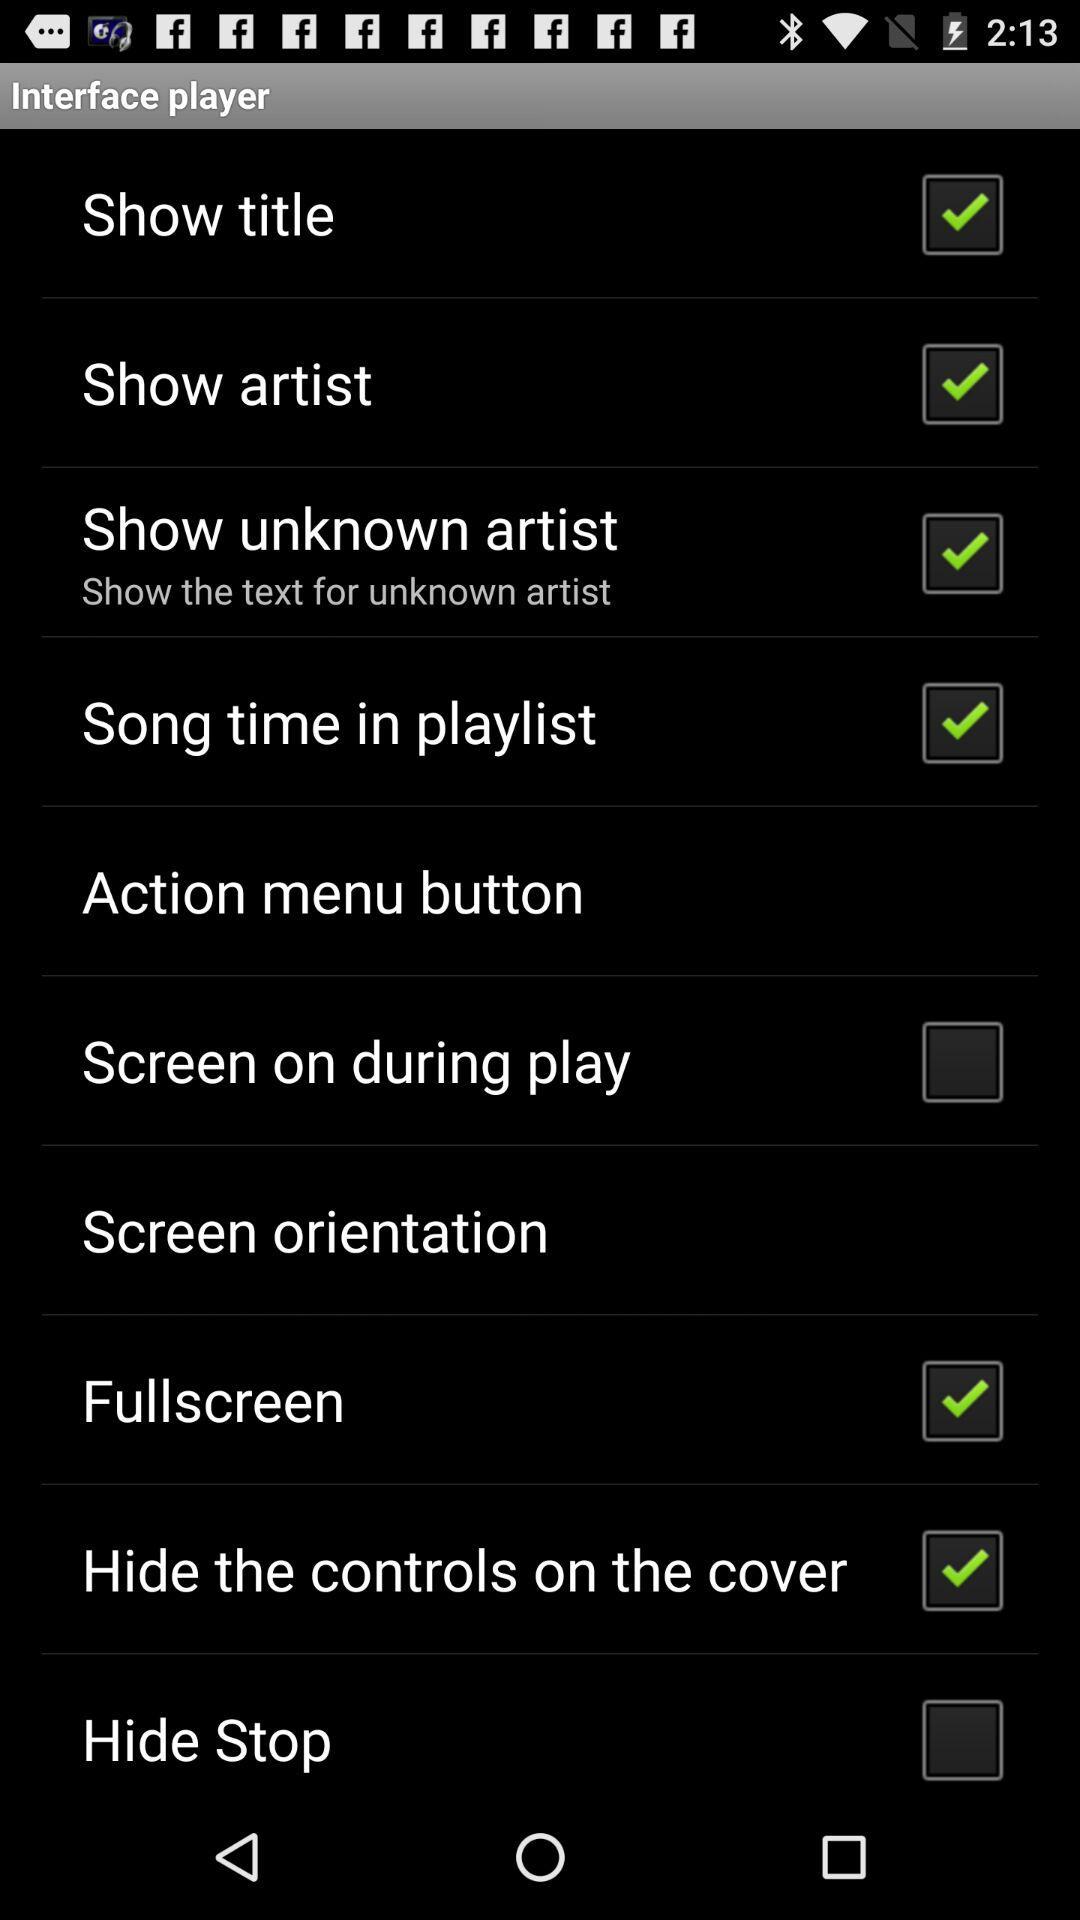  I want to click on song time in, so click(338, 720).